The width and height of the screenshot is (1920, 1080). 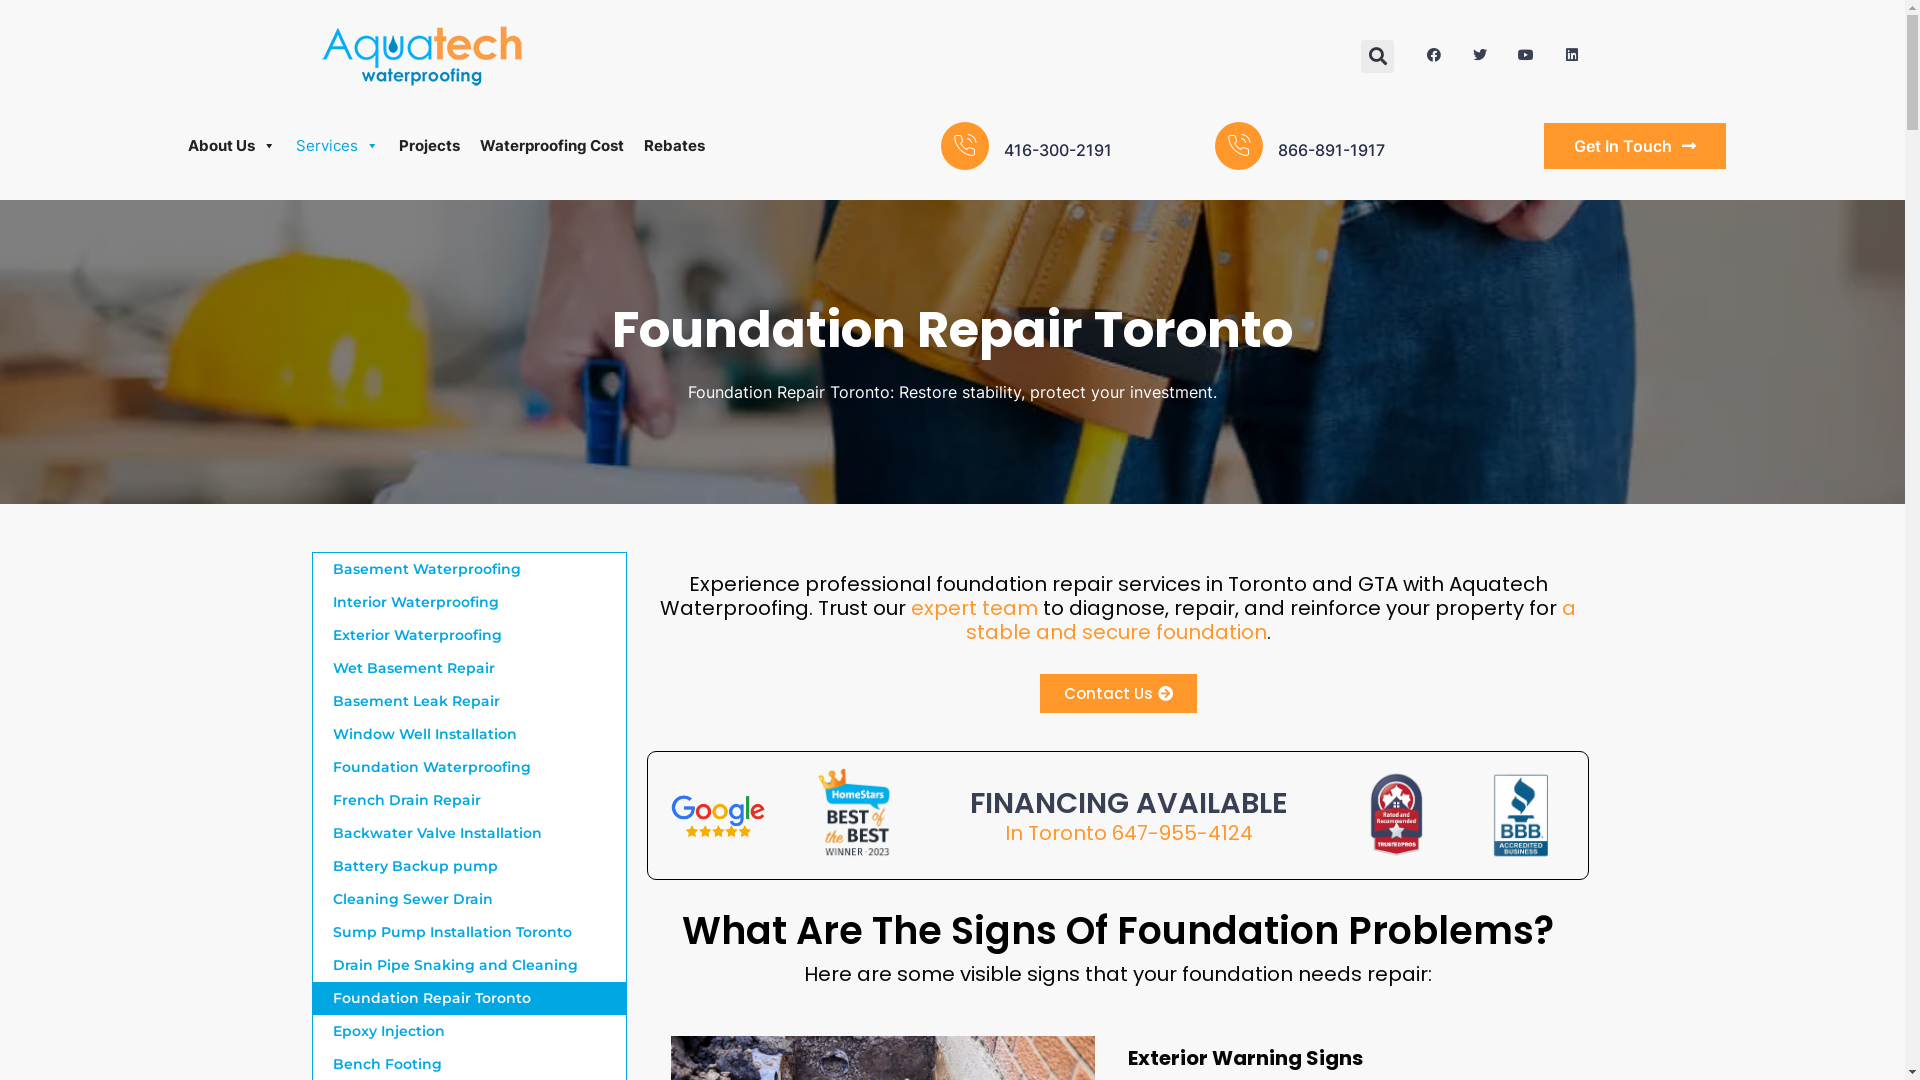 What do you see at coordinates (468, 569) in the screenshot?
I see `'Basement Waterproofing'` at bounding box center [468, 569].